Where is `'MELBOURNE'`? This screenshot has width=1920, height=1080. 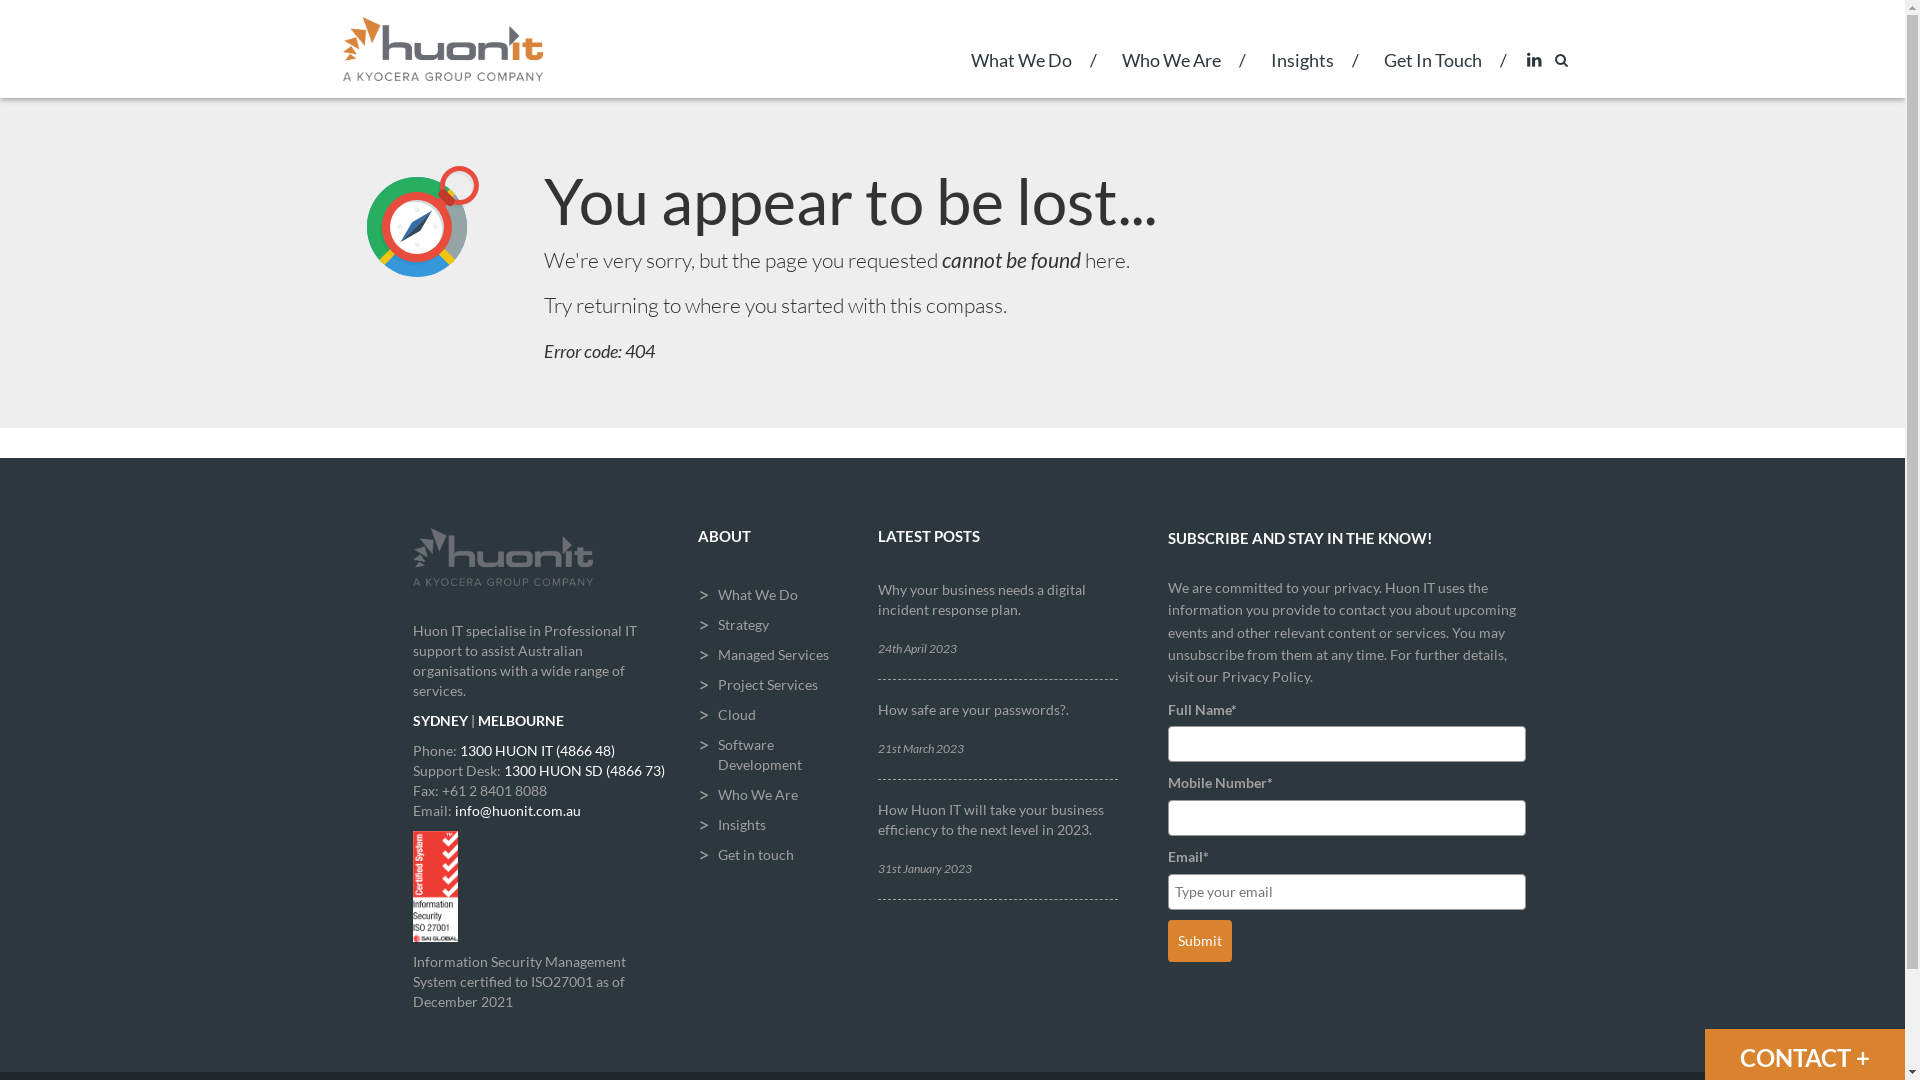
'MELBOURNE' is located at coordinates (521, 720).